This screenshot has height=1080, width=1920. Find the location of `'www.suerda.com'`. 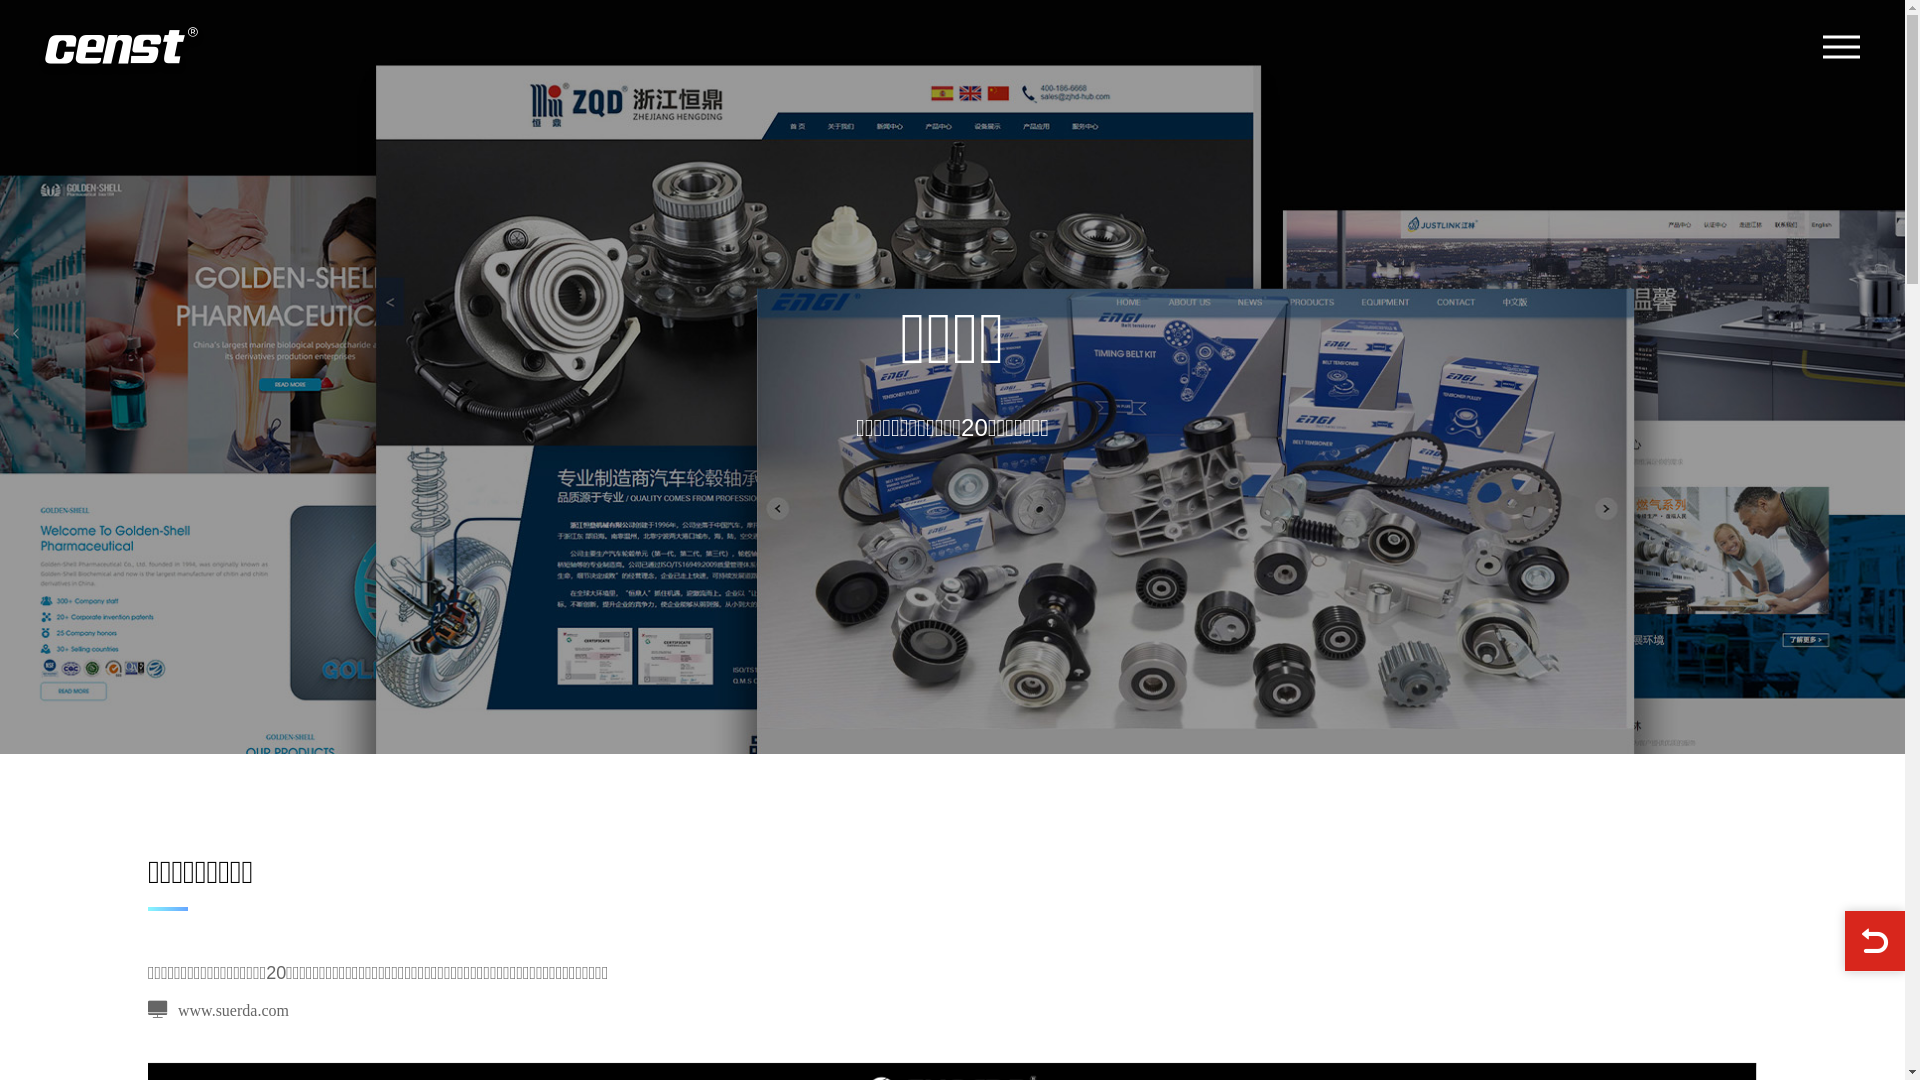

'www.suerda.com' is located at coordinates (218, 1010).